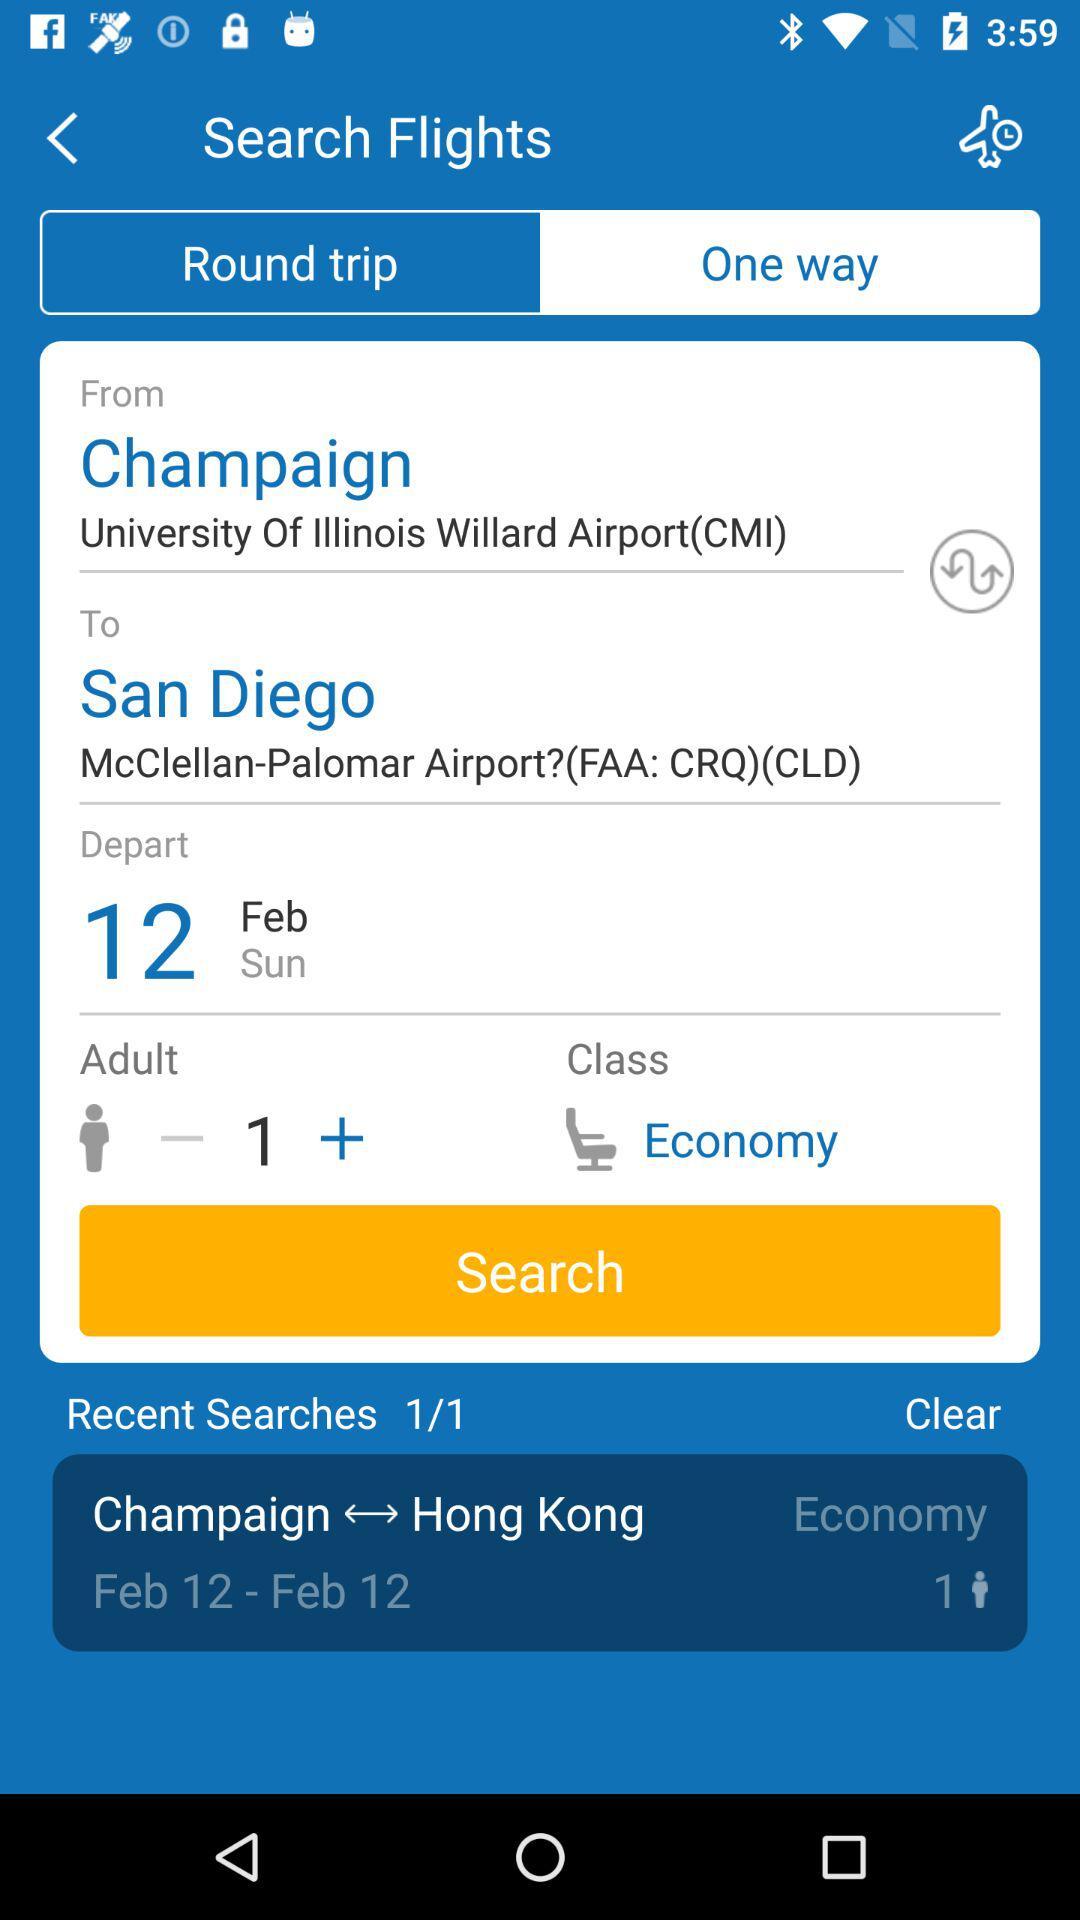 This screenshot has height=1920, width=1080. I want to click on subtract adult from flight, so click(189, 1138).